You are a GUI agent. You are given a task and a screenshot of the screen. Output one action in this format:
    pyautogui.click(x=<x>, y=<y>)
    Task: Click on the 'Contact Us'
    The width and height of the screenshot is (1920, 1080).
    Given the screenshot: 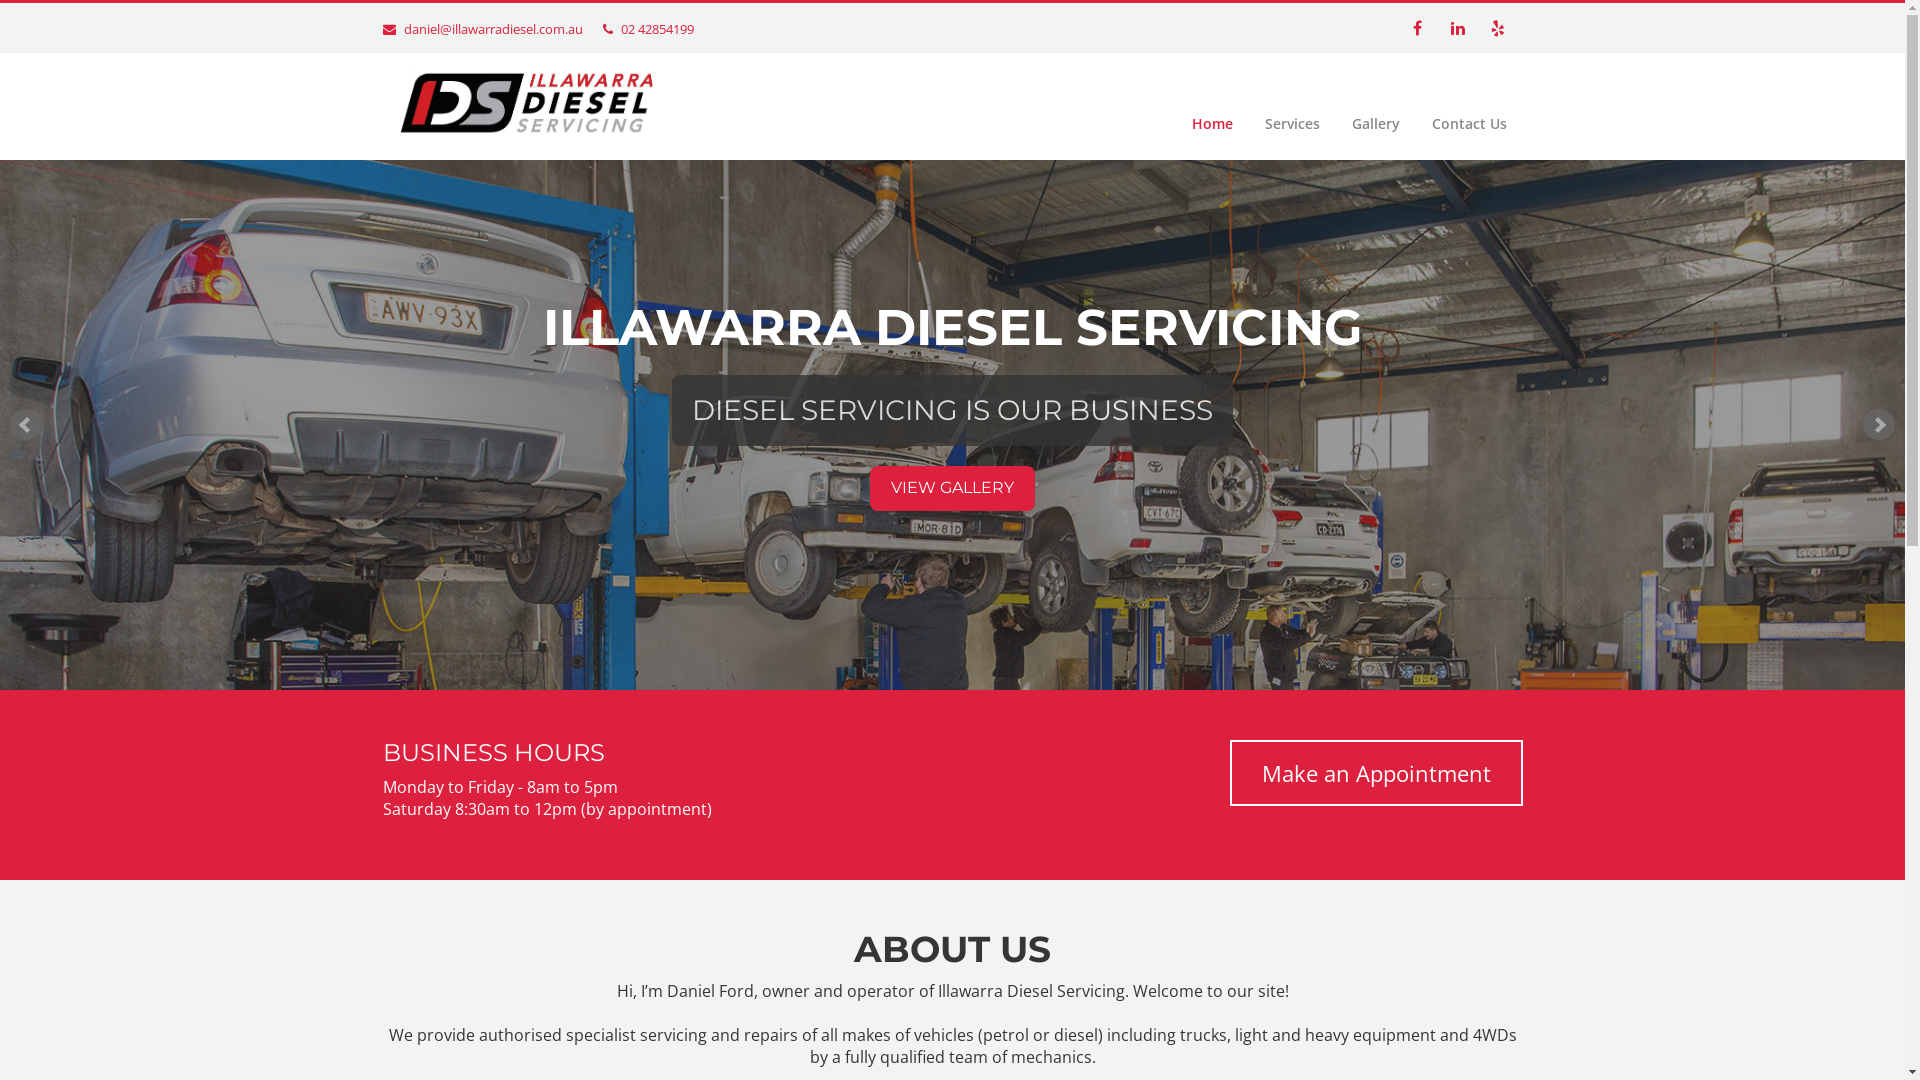 What is the action you would take?
    pyautogui.click(x=1415, y=123)
    